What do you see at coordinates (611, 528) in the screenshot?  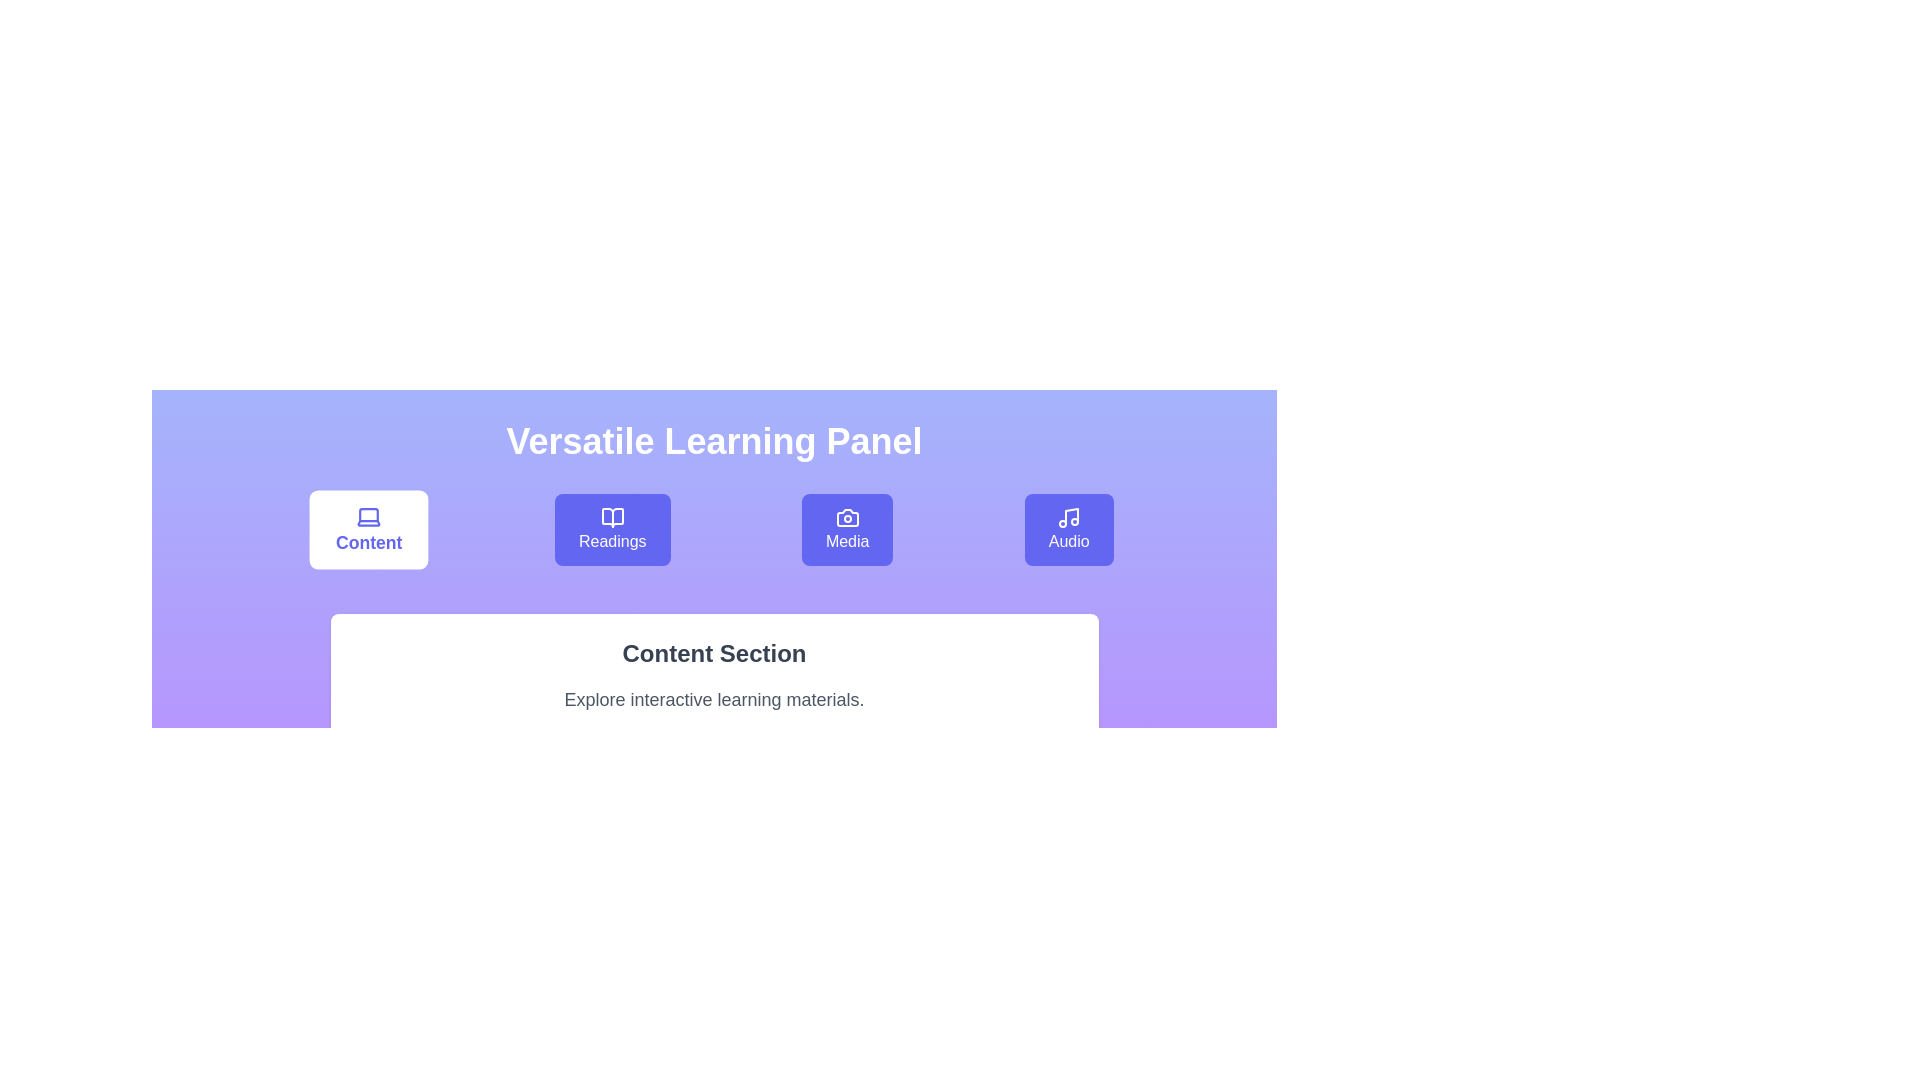 I see `the Readings tab to switch to its section` at bounding box center [611, 528].